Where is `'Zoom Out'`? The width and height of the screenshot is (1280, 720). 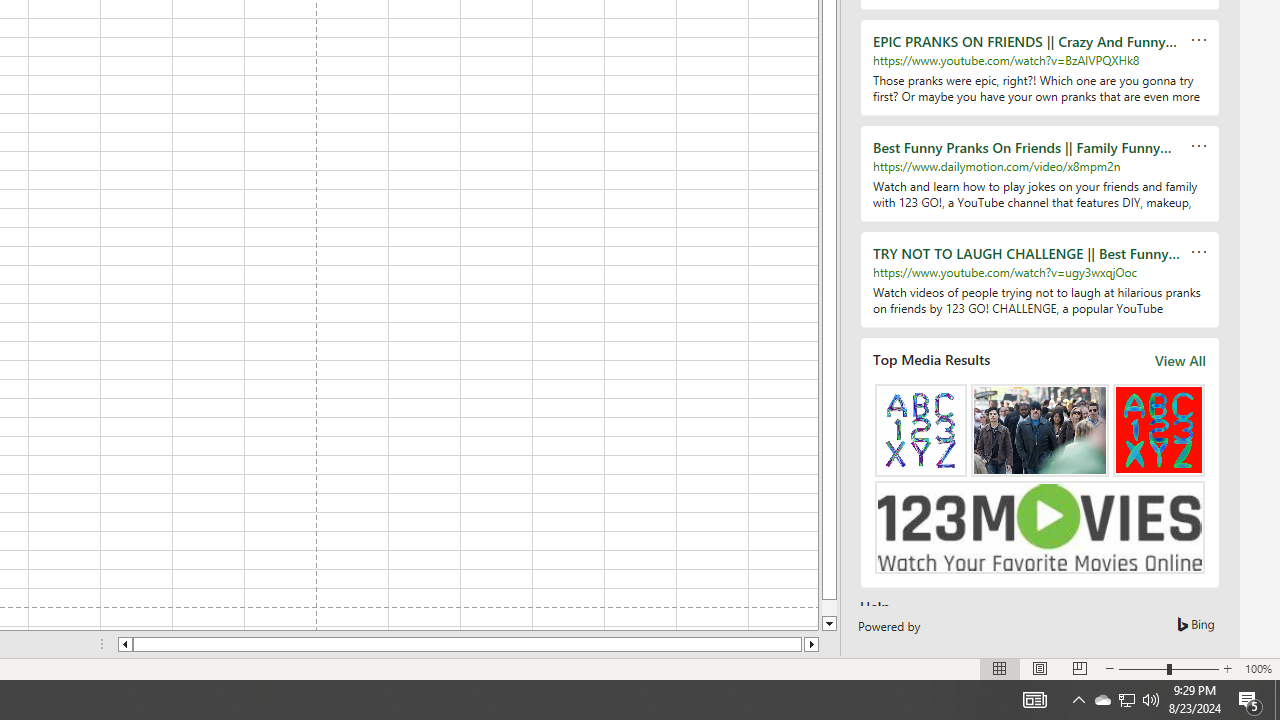
'Zoom Out' is located at coordinates (1143, 669).